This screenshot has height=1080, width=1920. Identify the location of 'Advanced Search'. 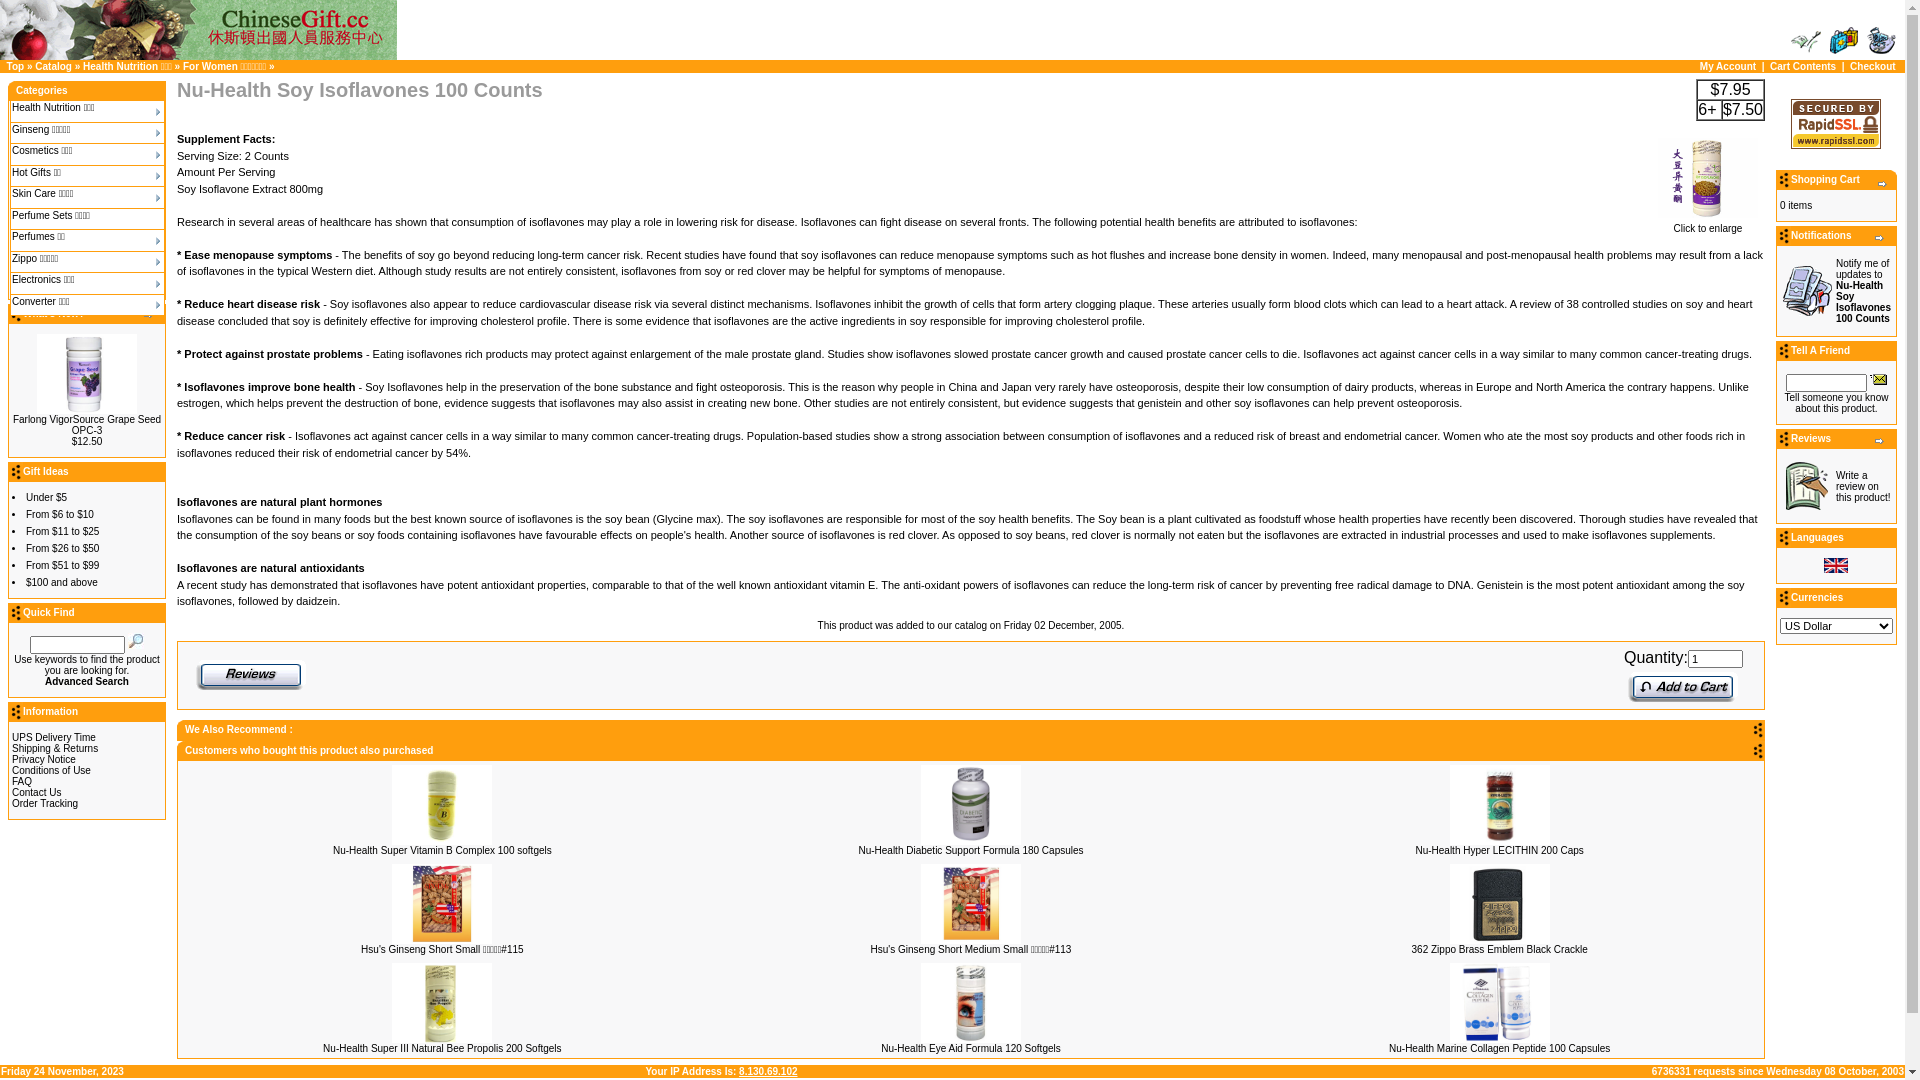
(85, 680).